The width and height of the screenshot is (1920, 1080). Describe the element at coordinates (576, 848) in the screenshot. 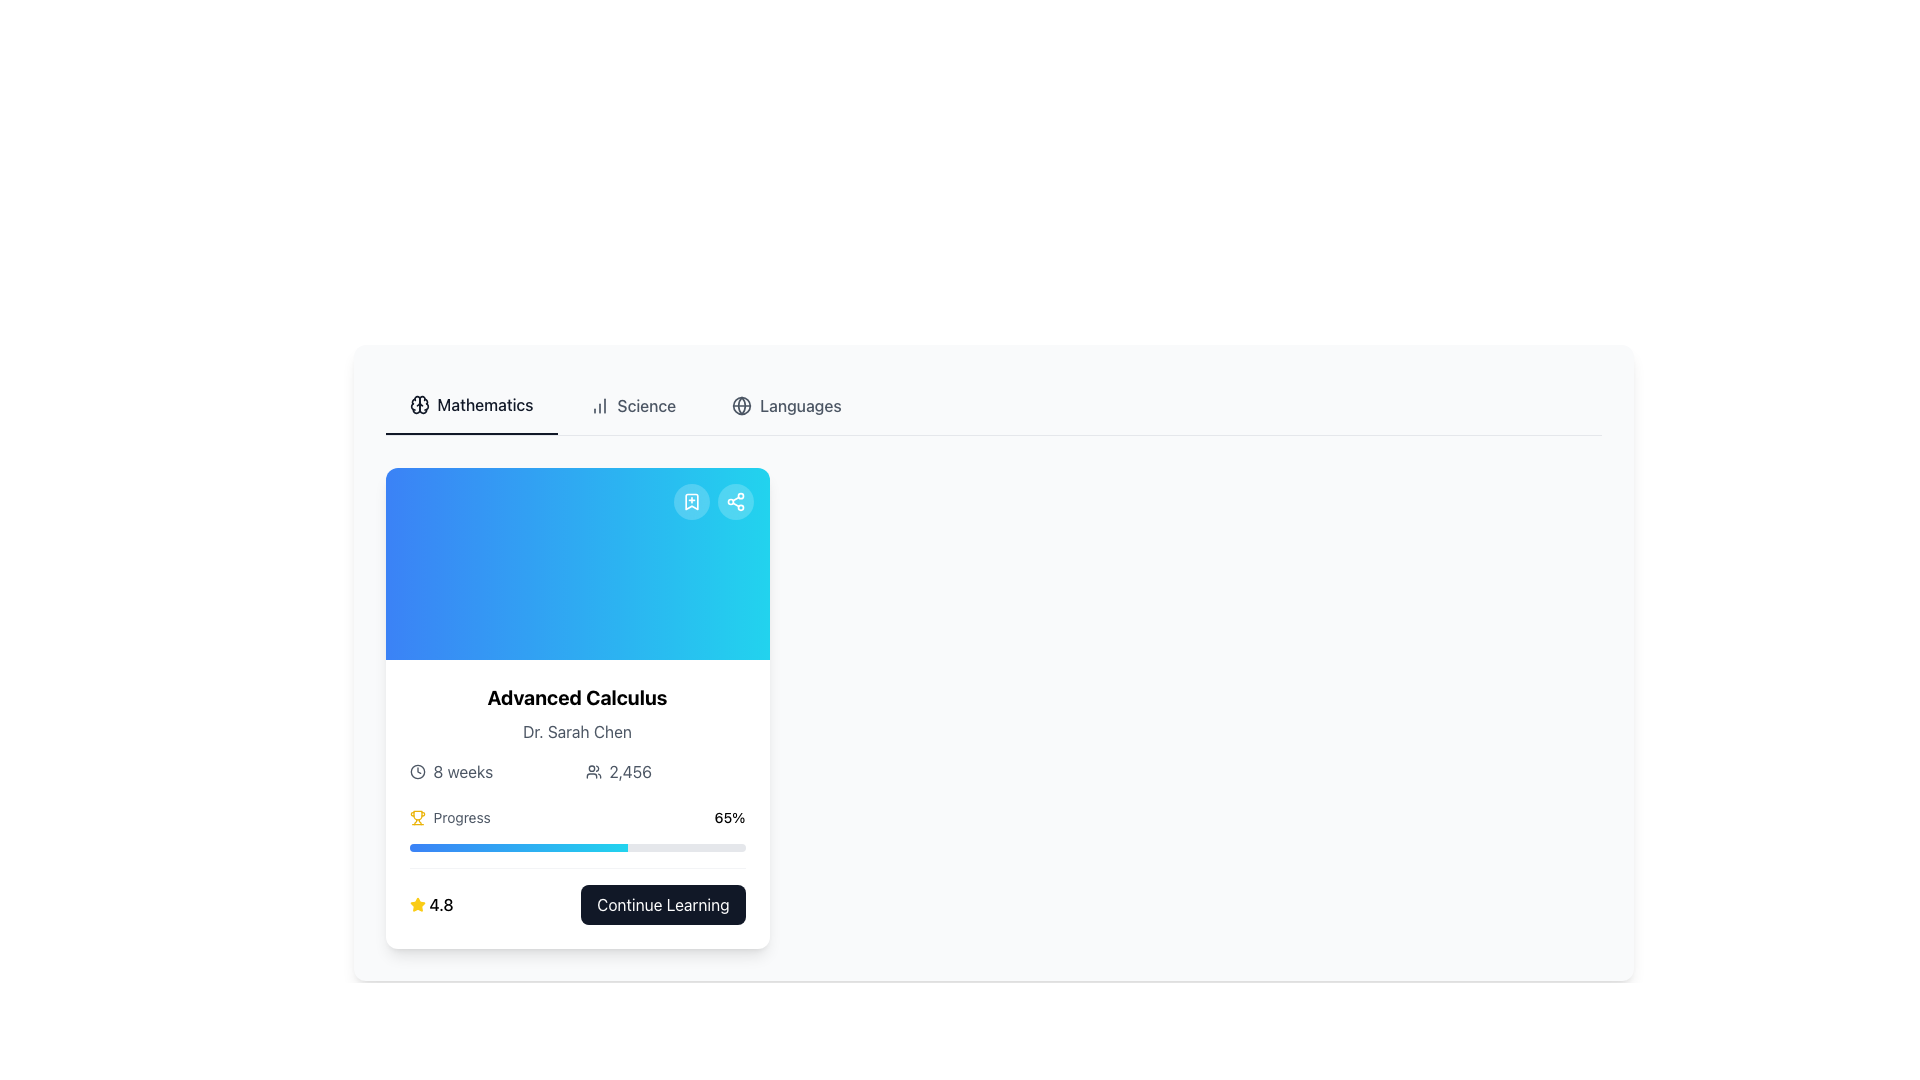

I see `the Progress Bar element located in the 'Progress' section of the card, which features a gray background and a blue-to-cyan gradient filling approximately 65% of the bar` at that location.